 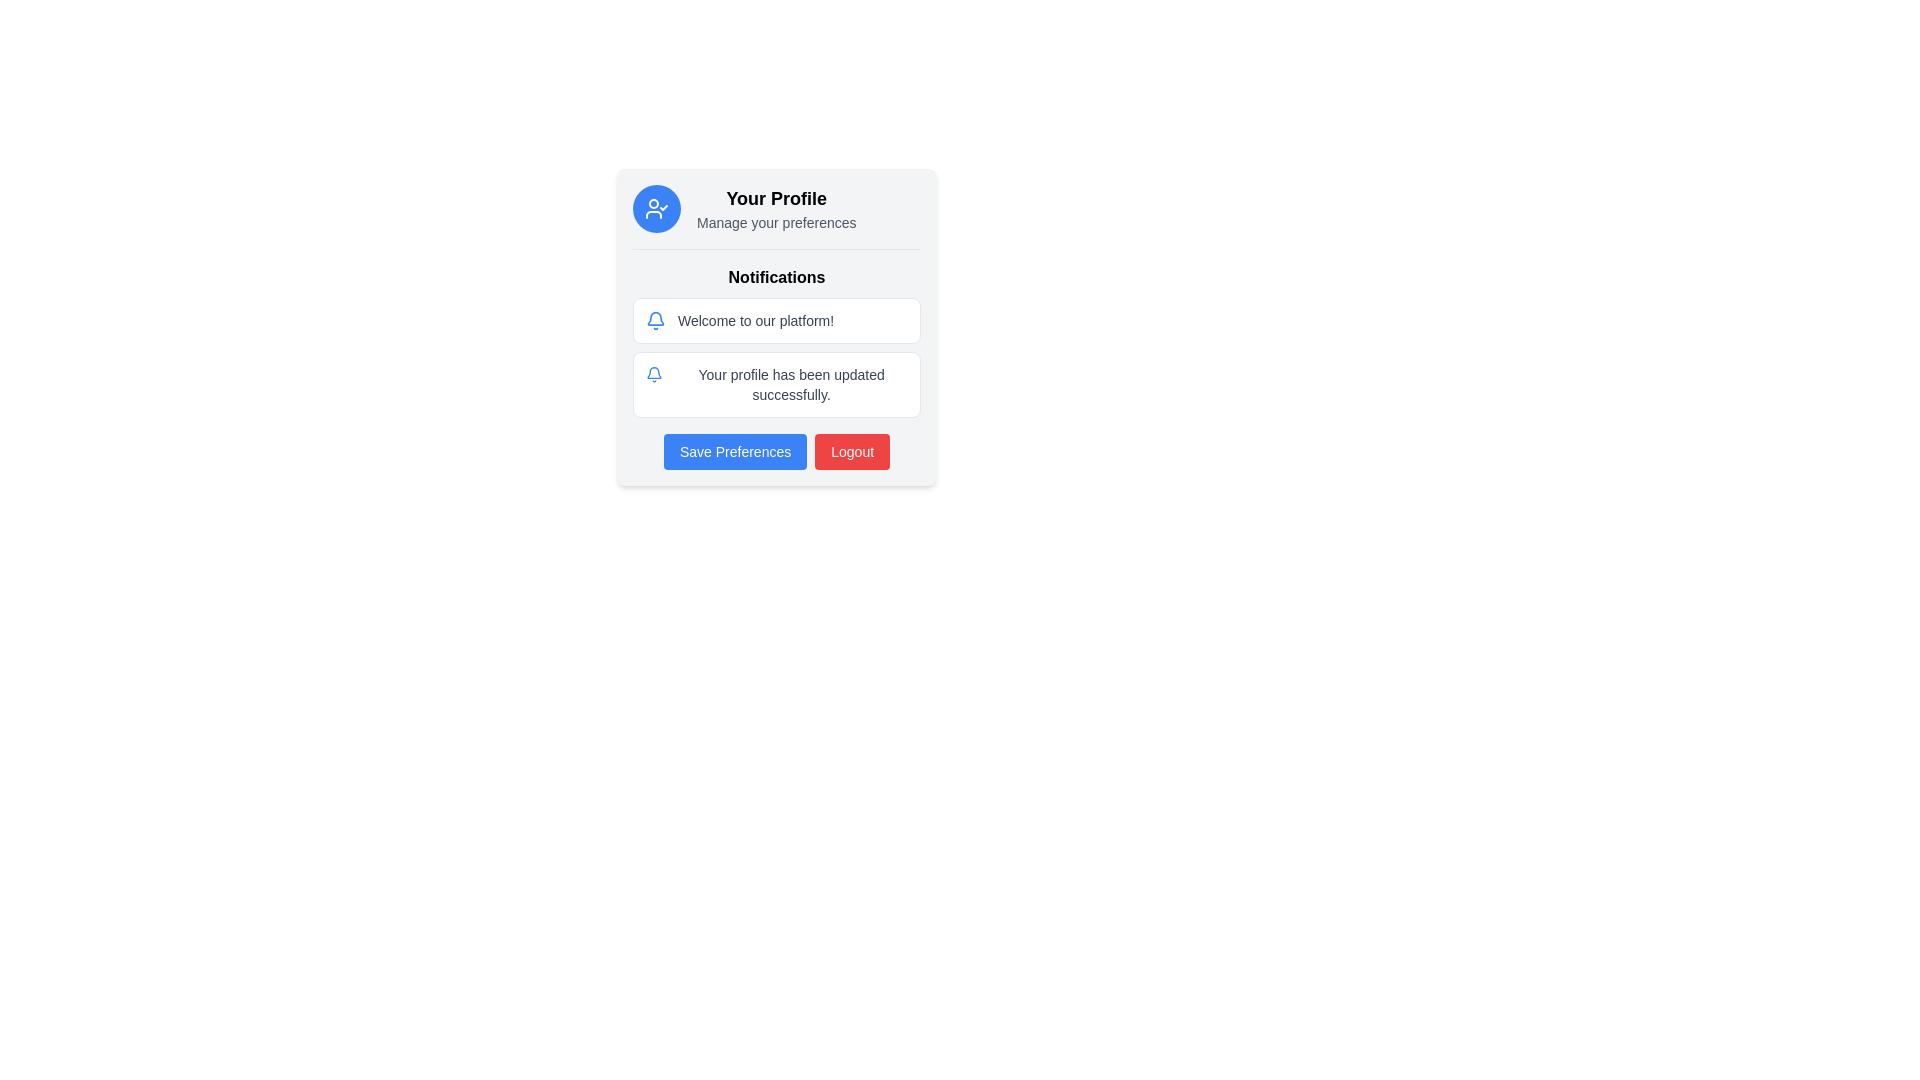 I want to click on the Header section containing a blue circular icon with a user profile symbol and the text 'Your Profile' in bold, located at the top of a card-like panel, so click(x=776, y=217).